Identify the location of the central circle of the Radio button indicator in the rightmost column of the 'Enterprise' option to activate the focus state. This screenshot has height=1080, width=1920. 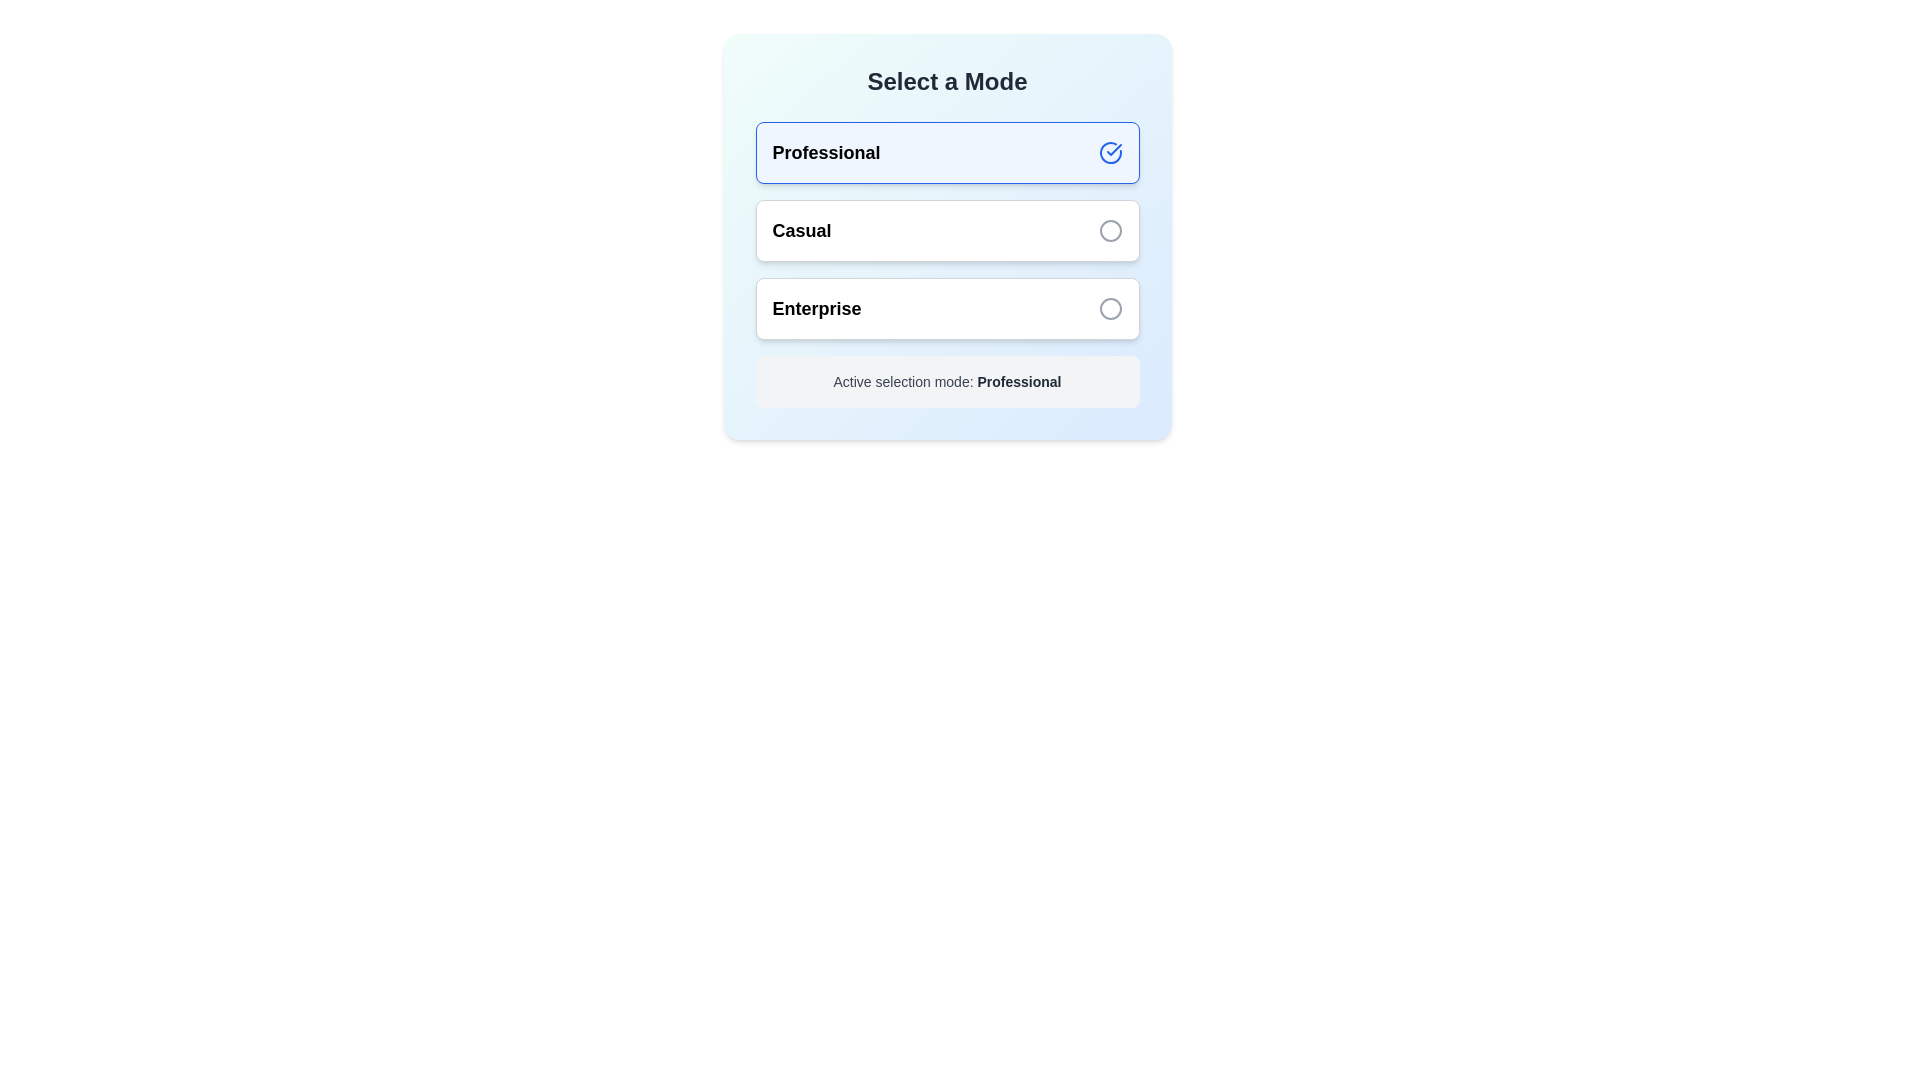
(1109, 308).